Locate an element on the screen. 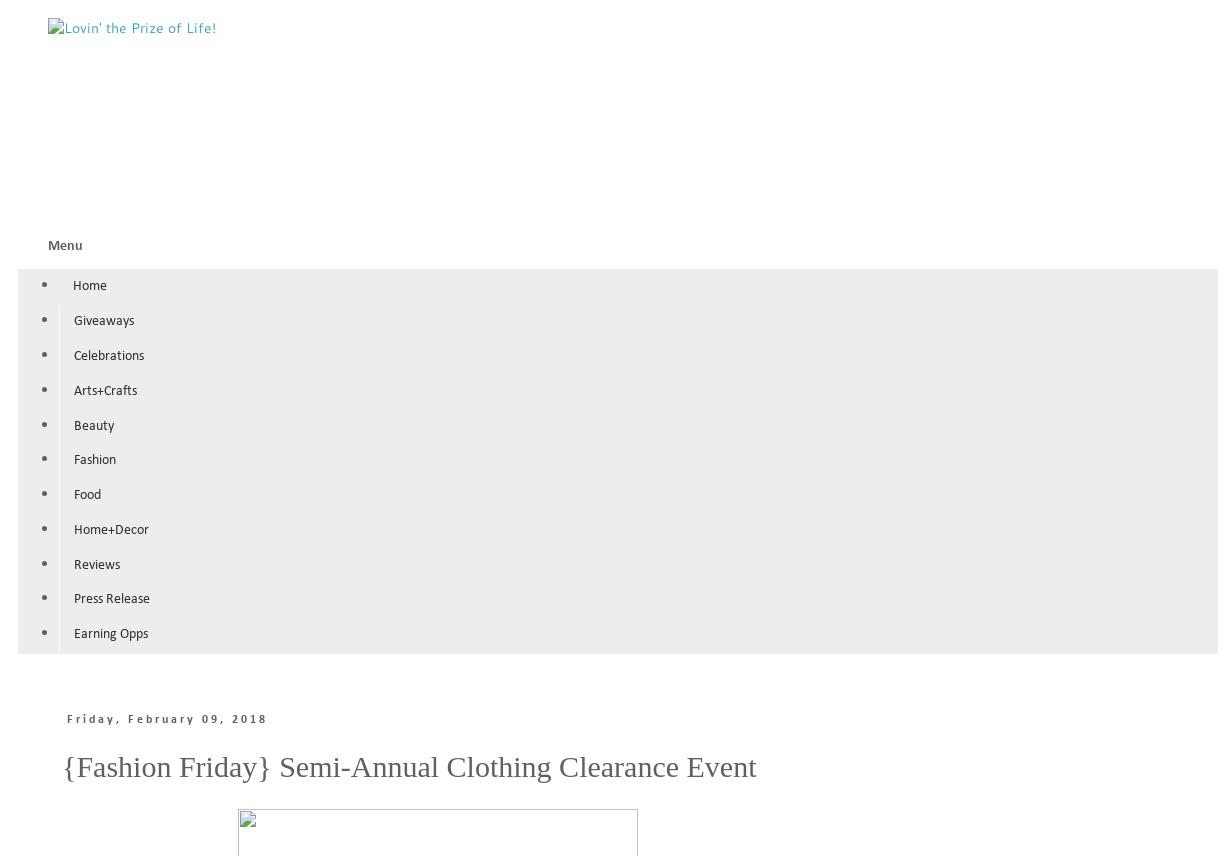  'Food' is located at coordinates (74, 494).